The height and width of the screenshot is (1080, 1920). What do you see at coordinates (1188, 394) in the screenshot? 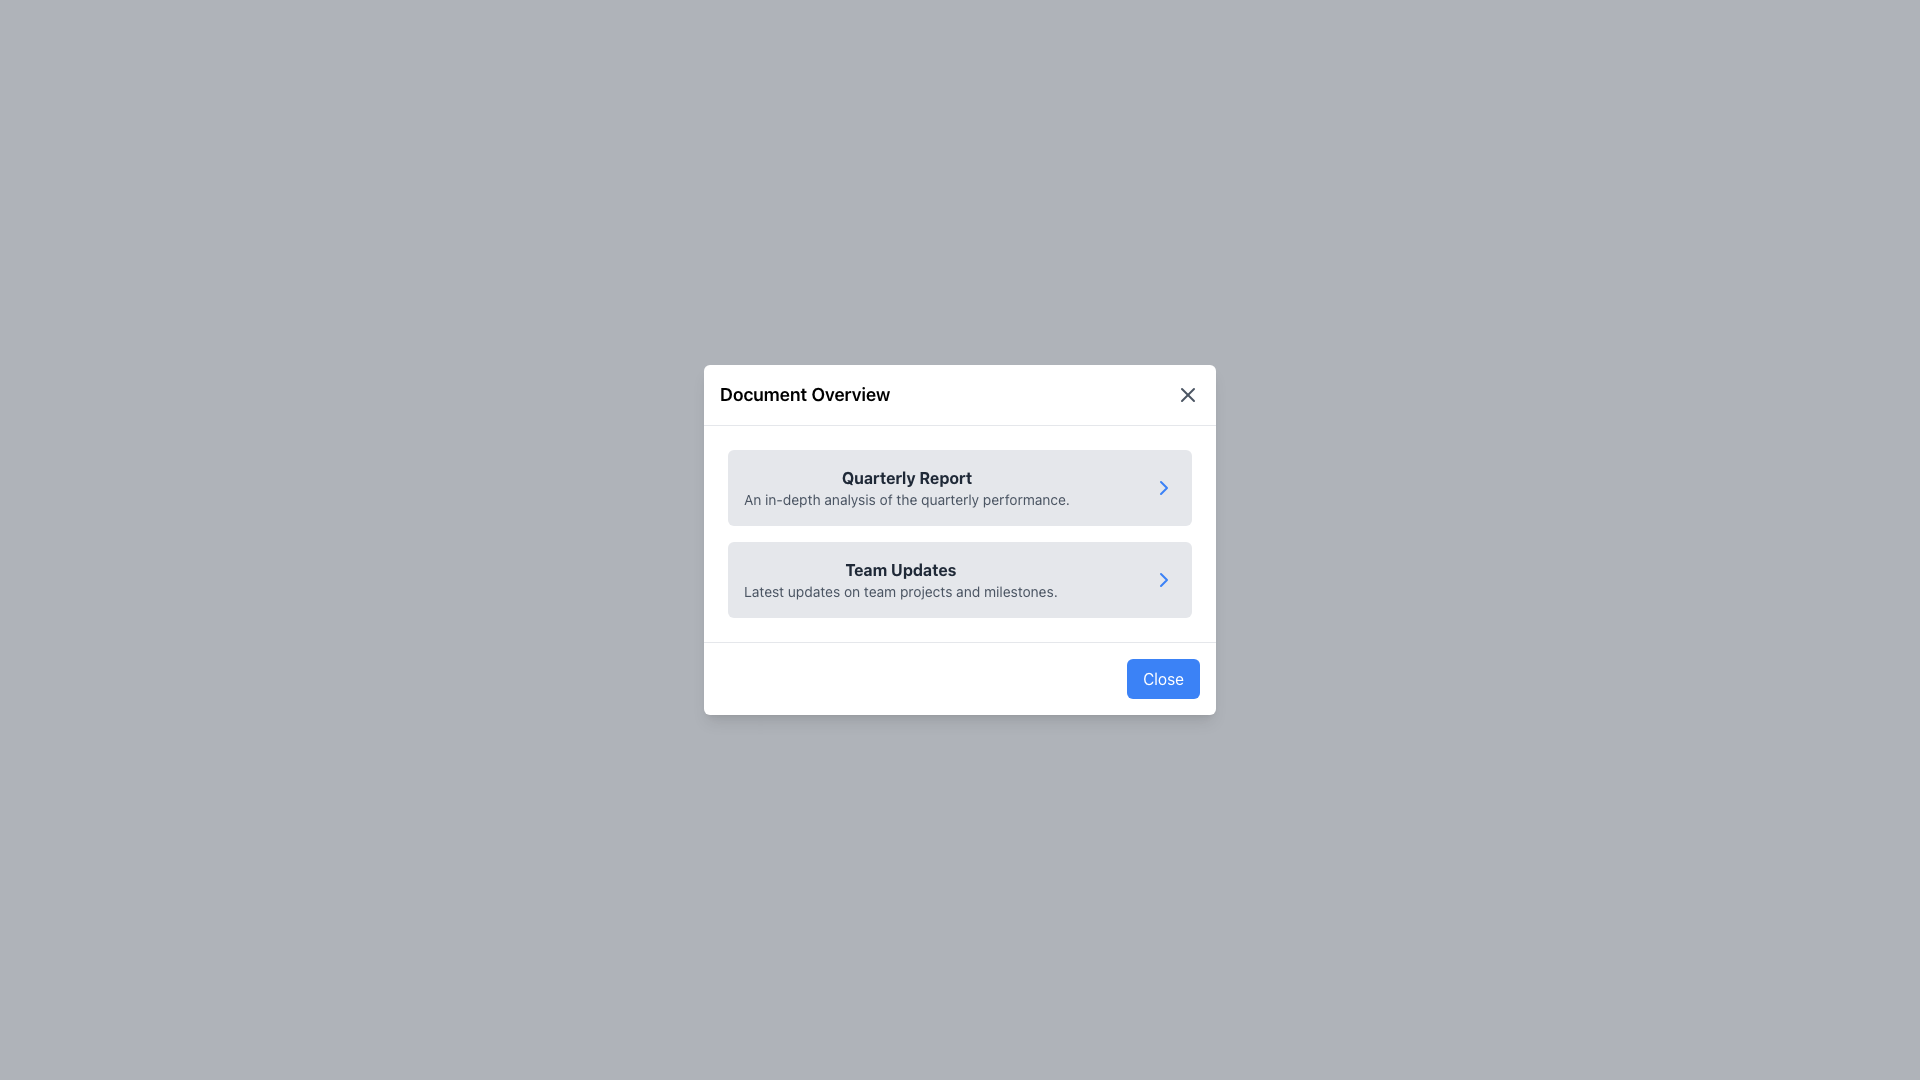
I see `the close button shaped like an 'X' in the top-right corner of the 'Document Overview' dialog` at bounding box center [1188, 394].